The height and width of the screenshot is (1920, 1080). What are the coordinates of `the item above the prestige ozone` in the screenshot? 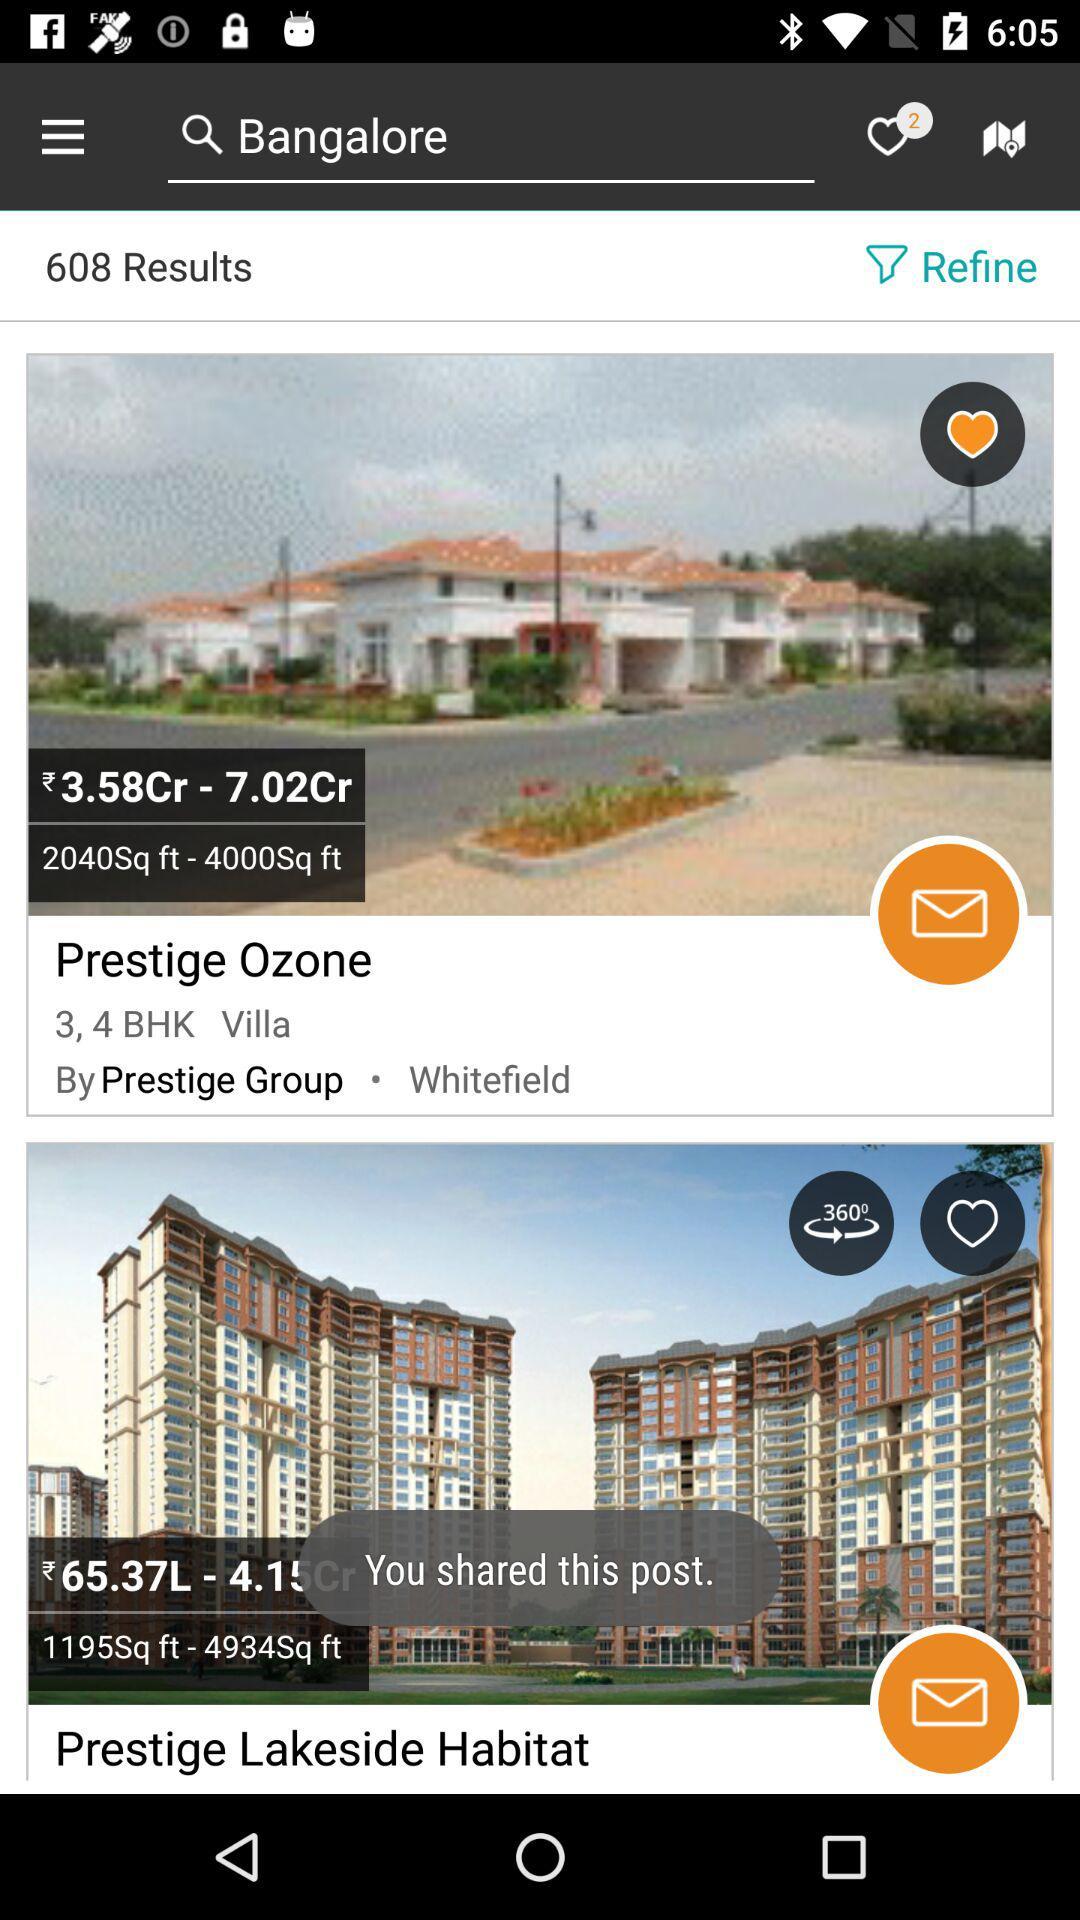 It's located at (196, 856).